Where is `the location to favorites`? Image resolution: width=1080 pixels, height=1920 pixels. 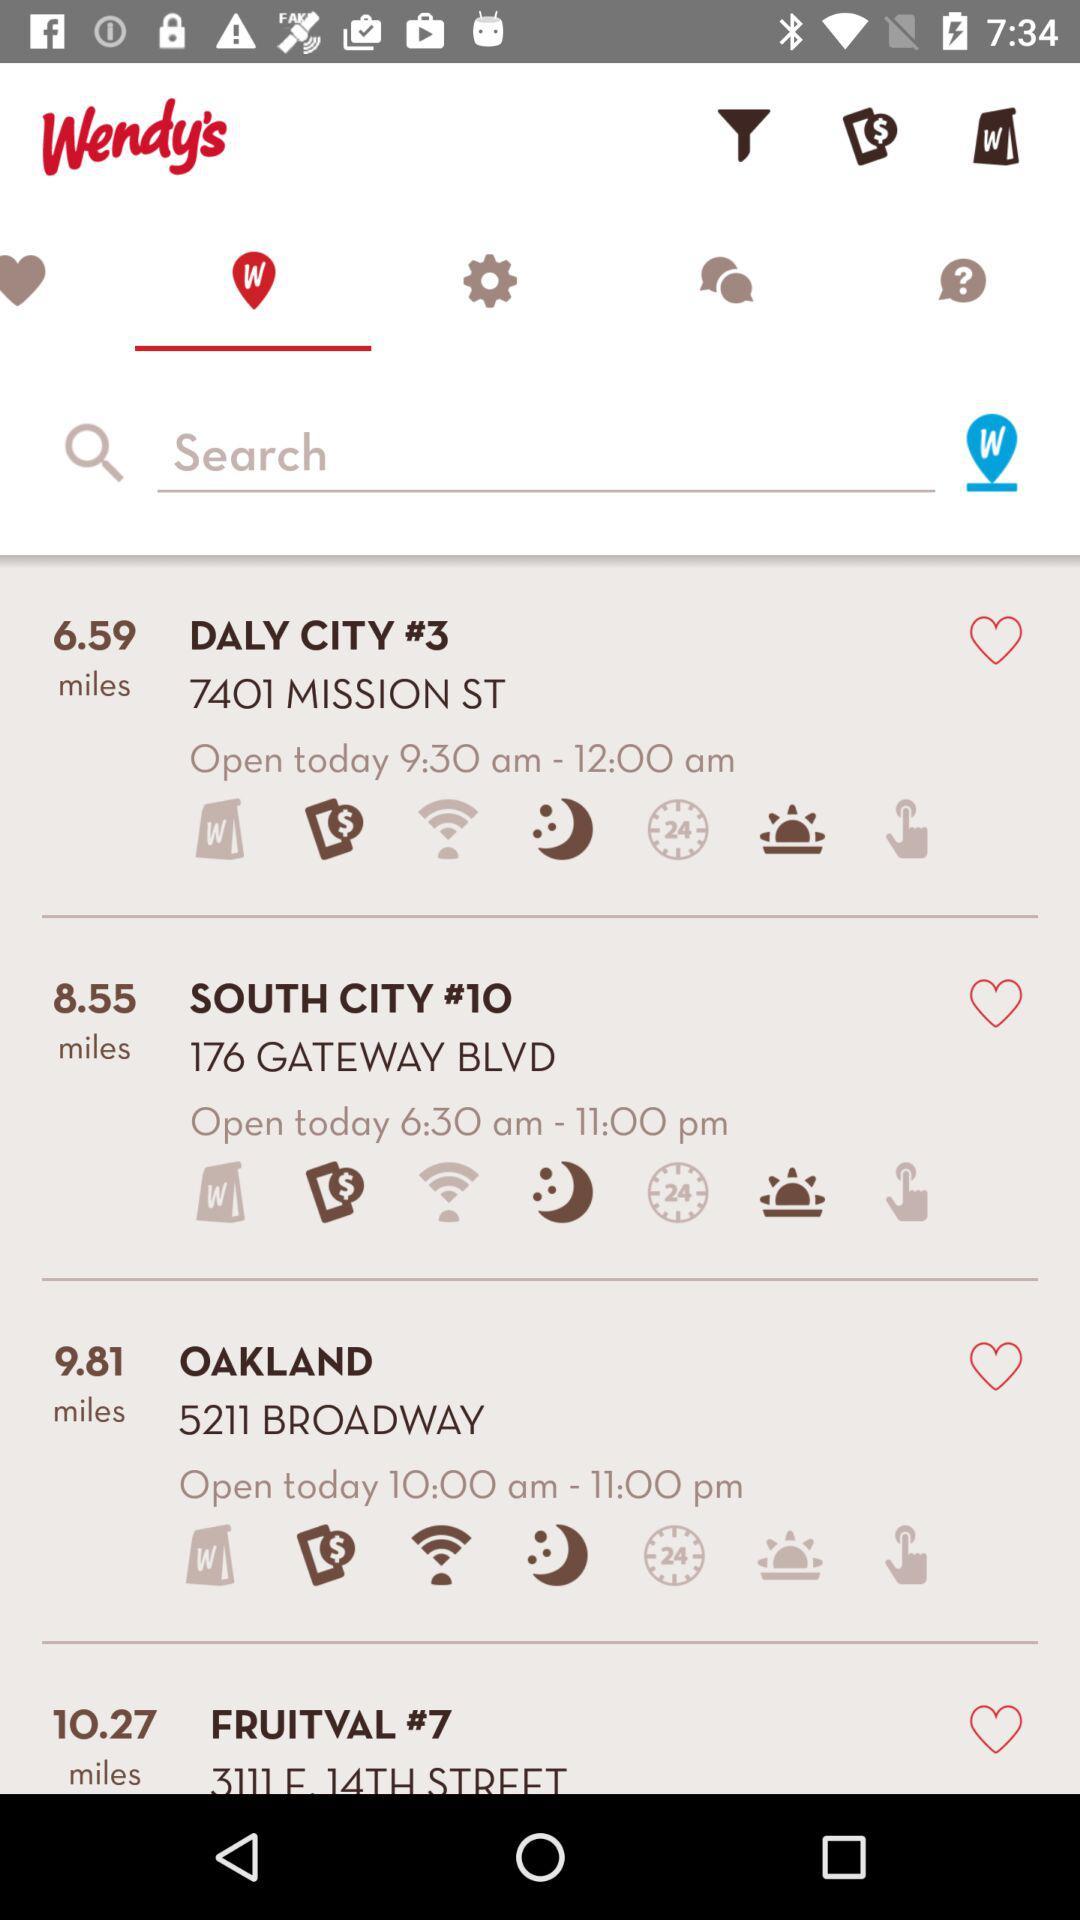 the location to favorites is located at coordinates (995, 1002).